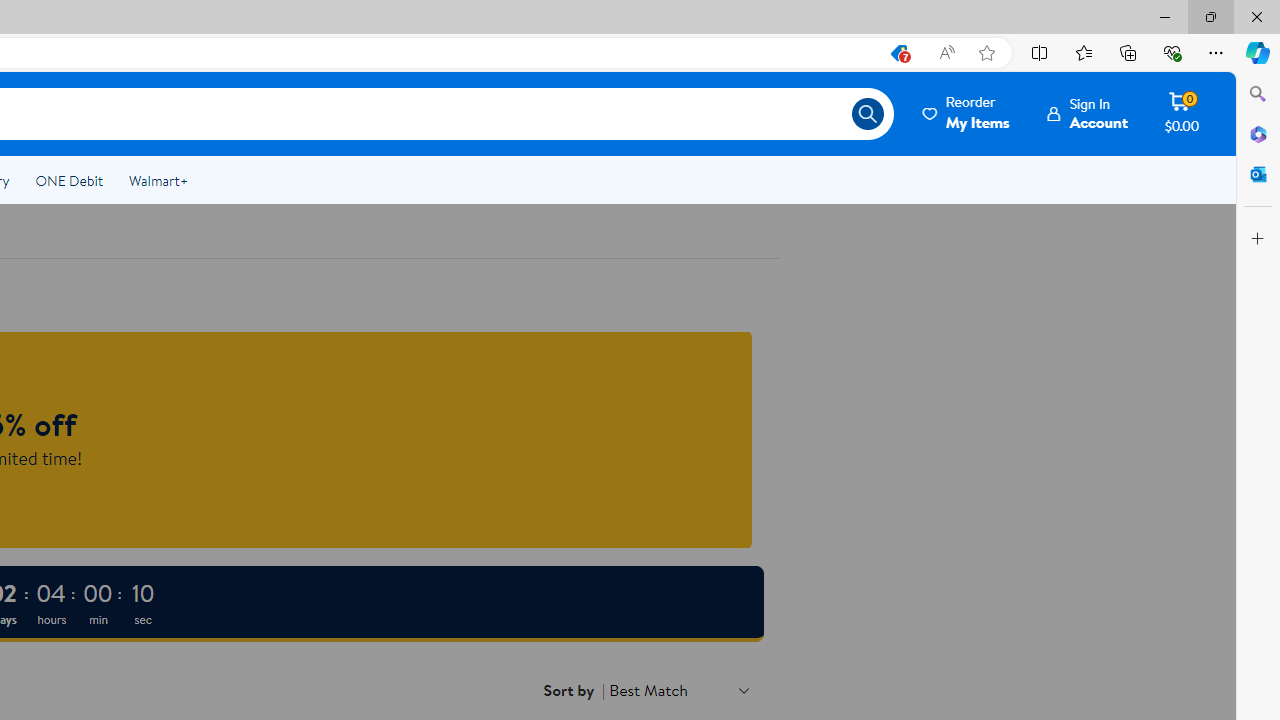 Image resolution: width=1280 pixels, height=720 pixels. I want to click on 'Sign InAccount', so click(1087, 113).